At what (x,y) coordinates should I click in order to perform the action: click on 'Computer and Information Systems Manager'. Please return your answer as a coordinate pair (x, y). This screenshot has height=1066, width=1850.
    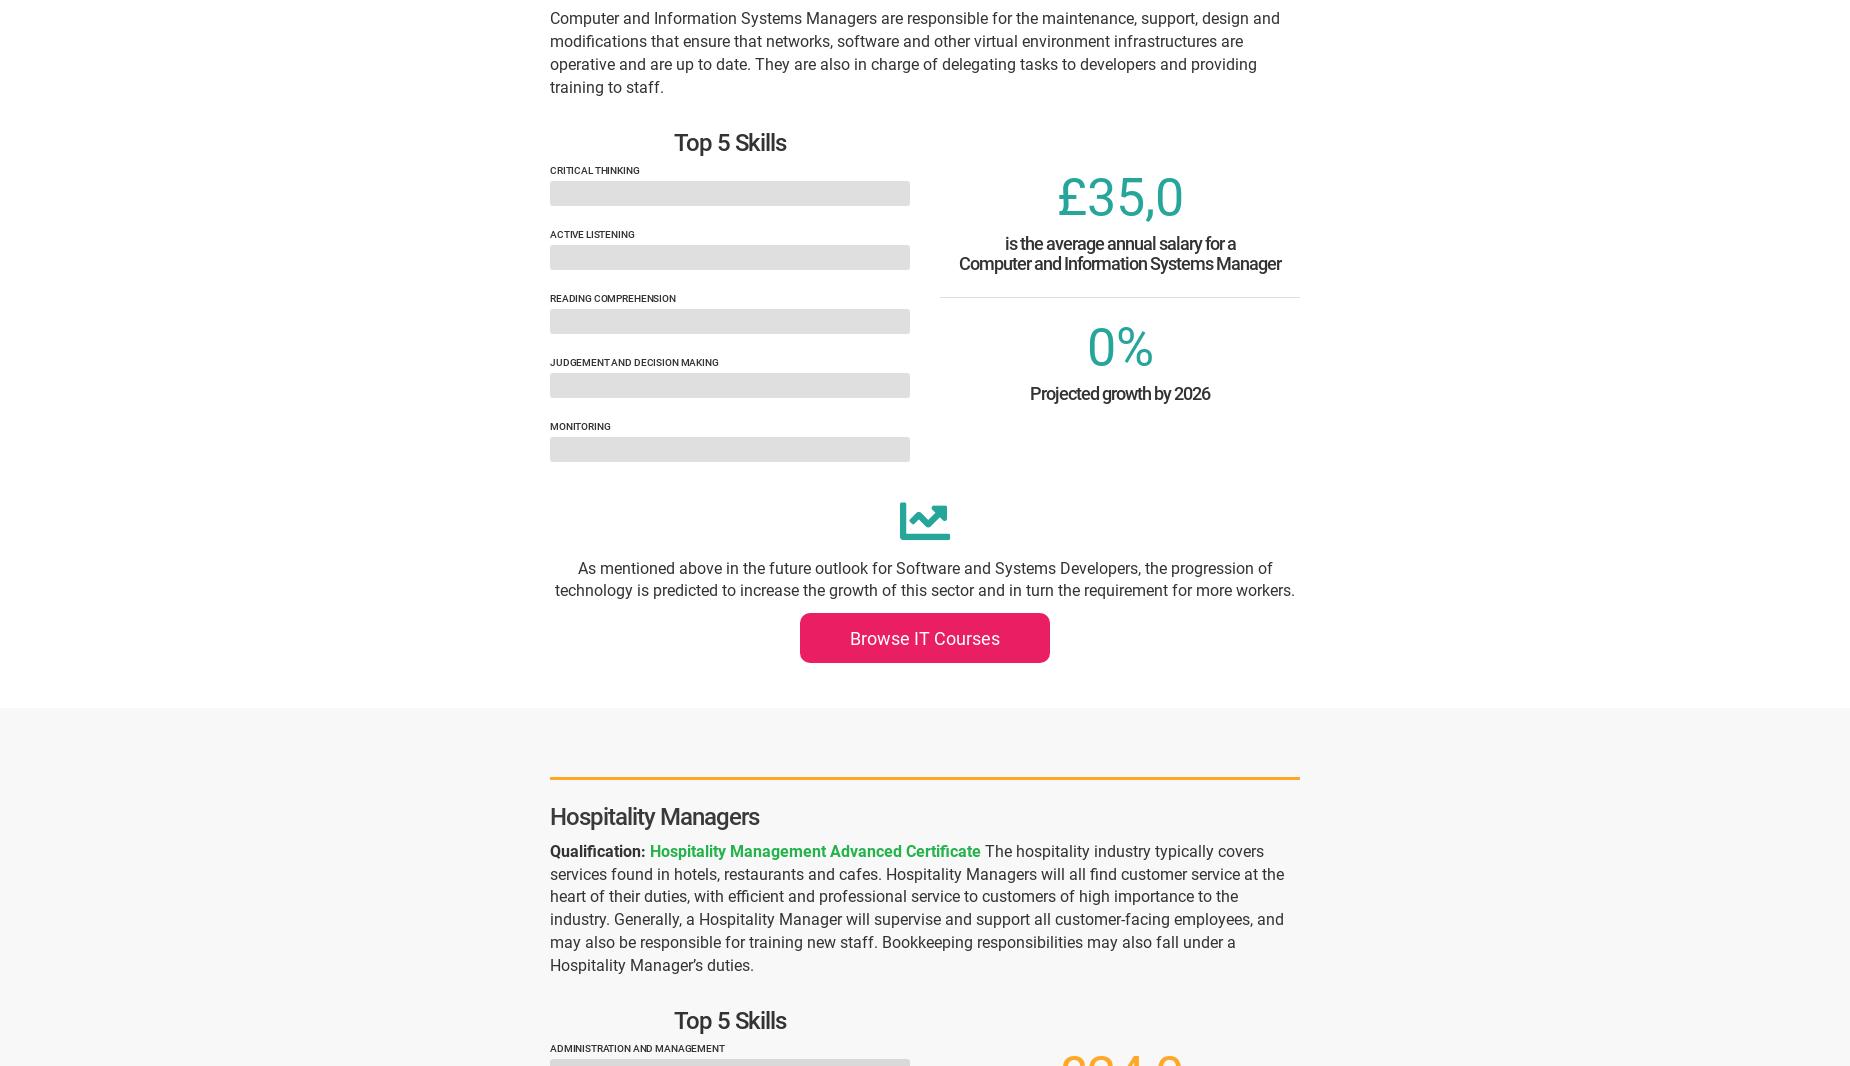
    Looking at the image, I should click on (958, 261).